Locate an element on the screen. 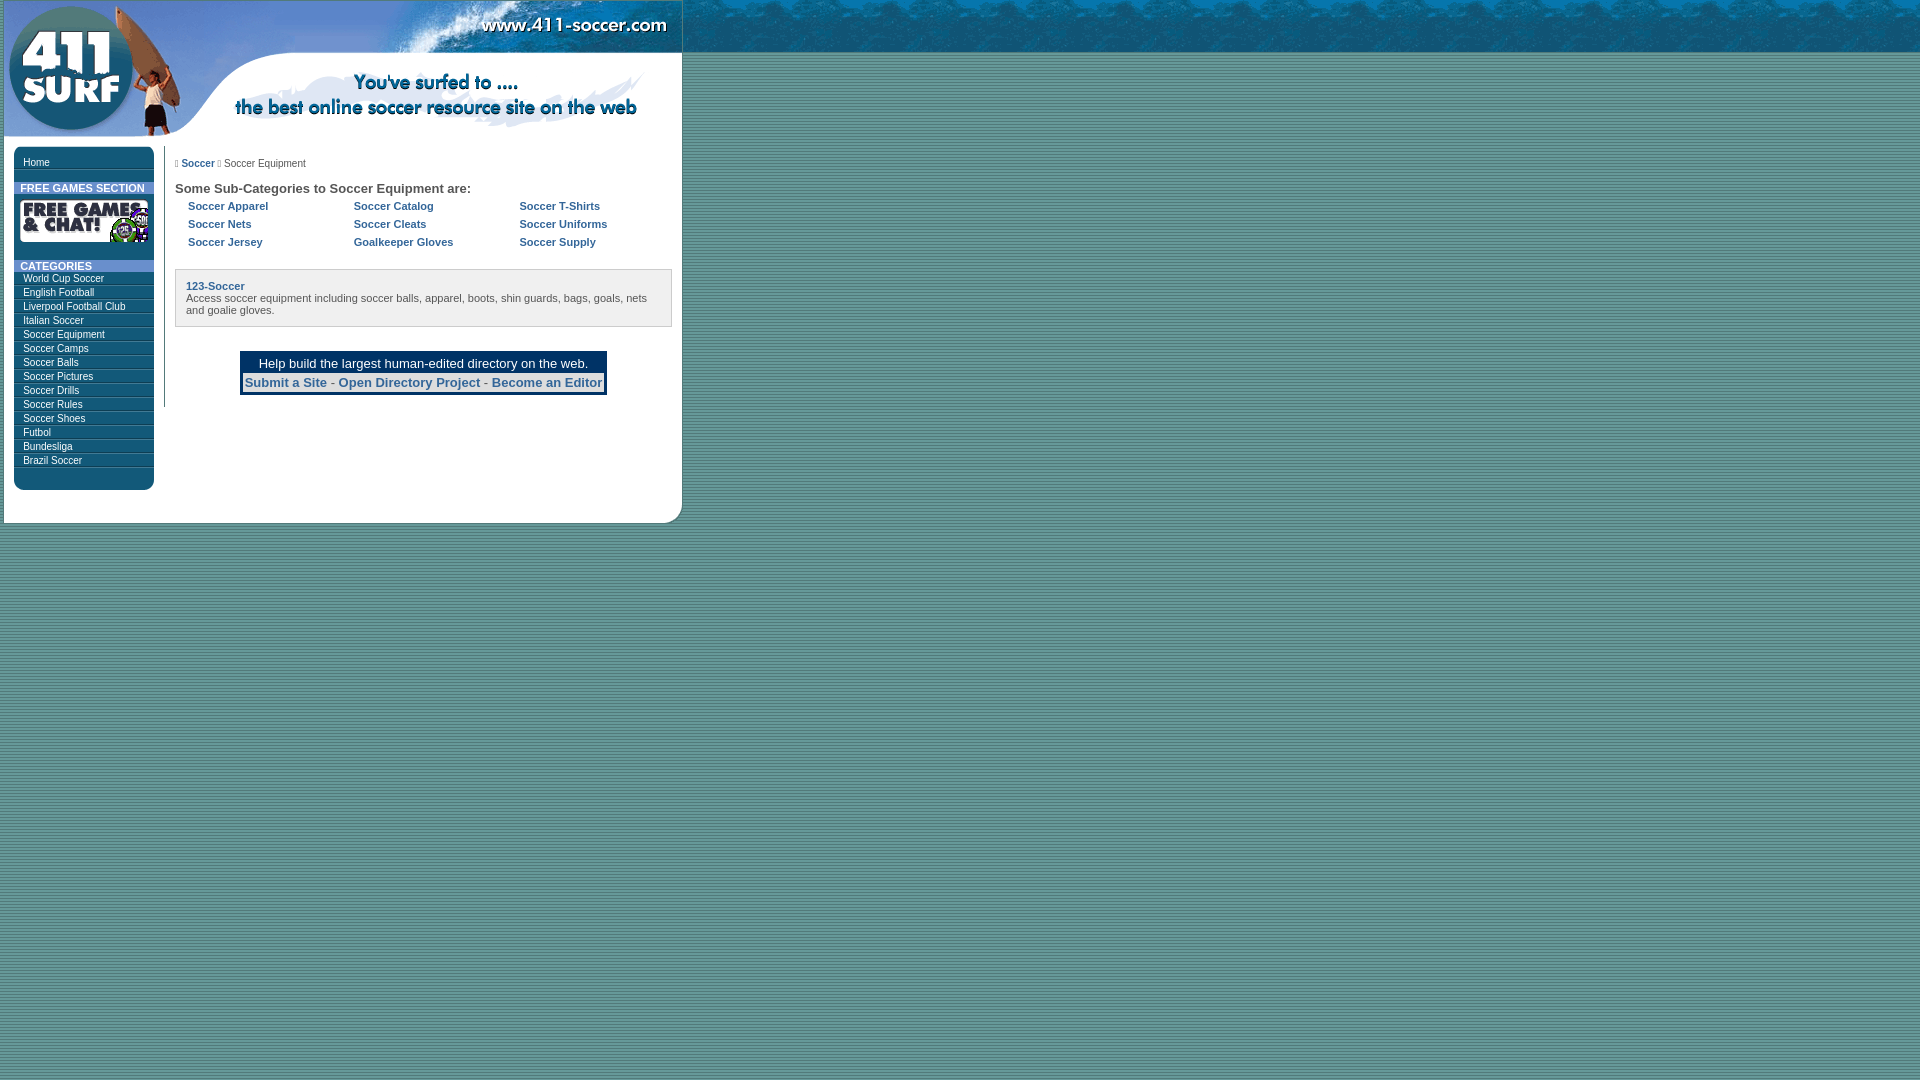 This screenshot has height=1080, width=1920. '123-Soccer' is located at coordinates (215, 285).